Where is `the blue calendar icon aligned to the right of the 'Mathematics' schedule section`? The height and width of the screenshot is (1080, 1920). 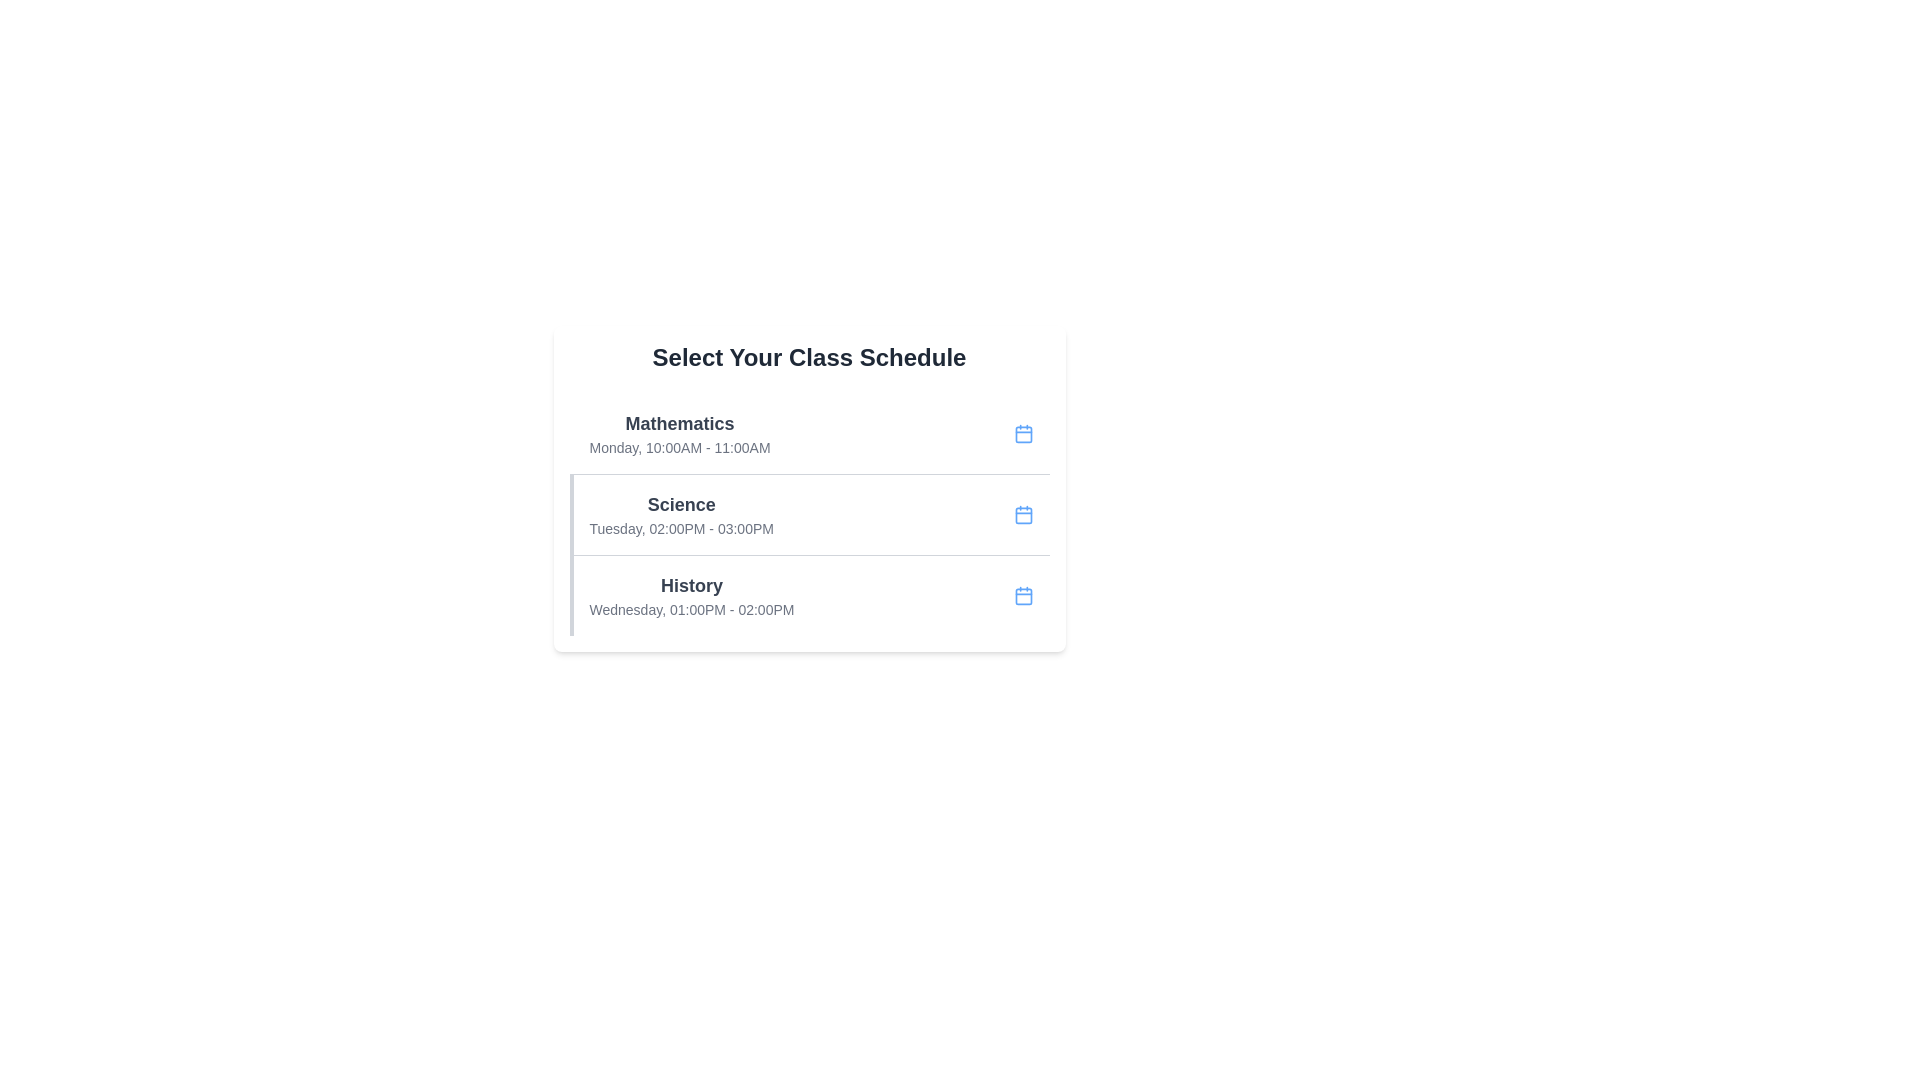 the blue calendar icon aligned to the right of the 'Mathematics' schedule section is located at coordinates (1023, 433).